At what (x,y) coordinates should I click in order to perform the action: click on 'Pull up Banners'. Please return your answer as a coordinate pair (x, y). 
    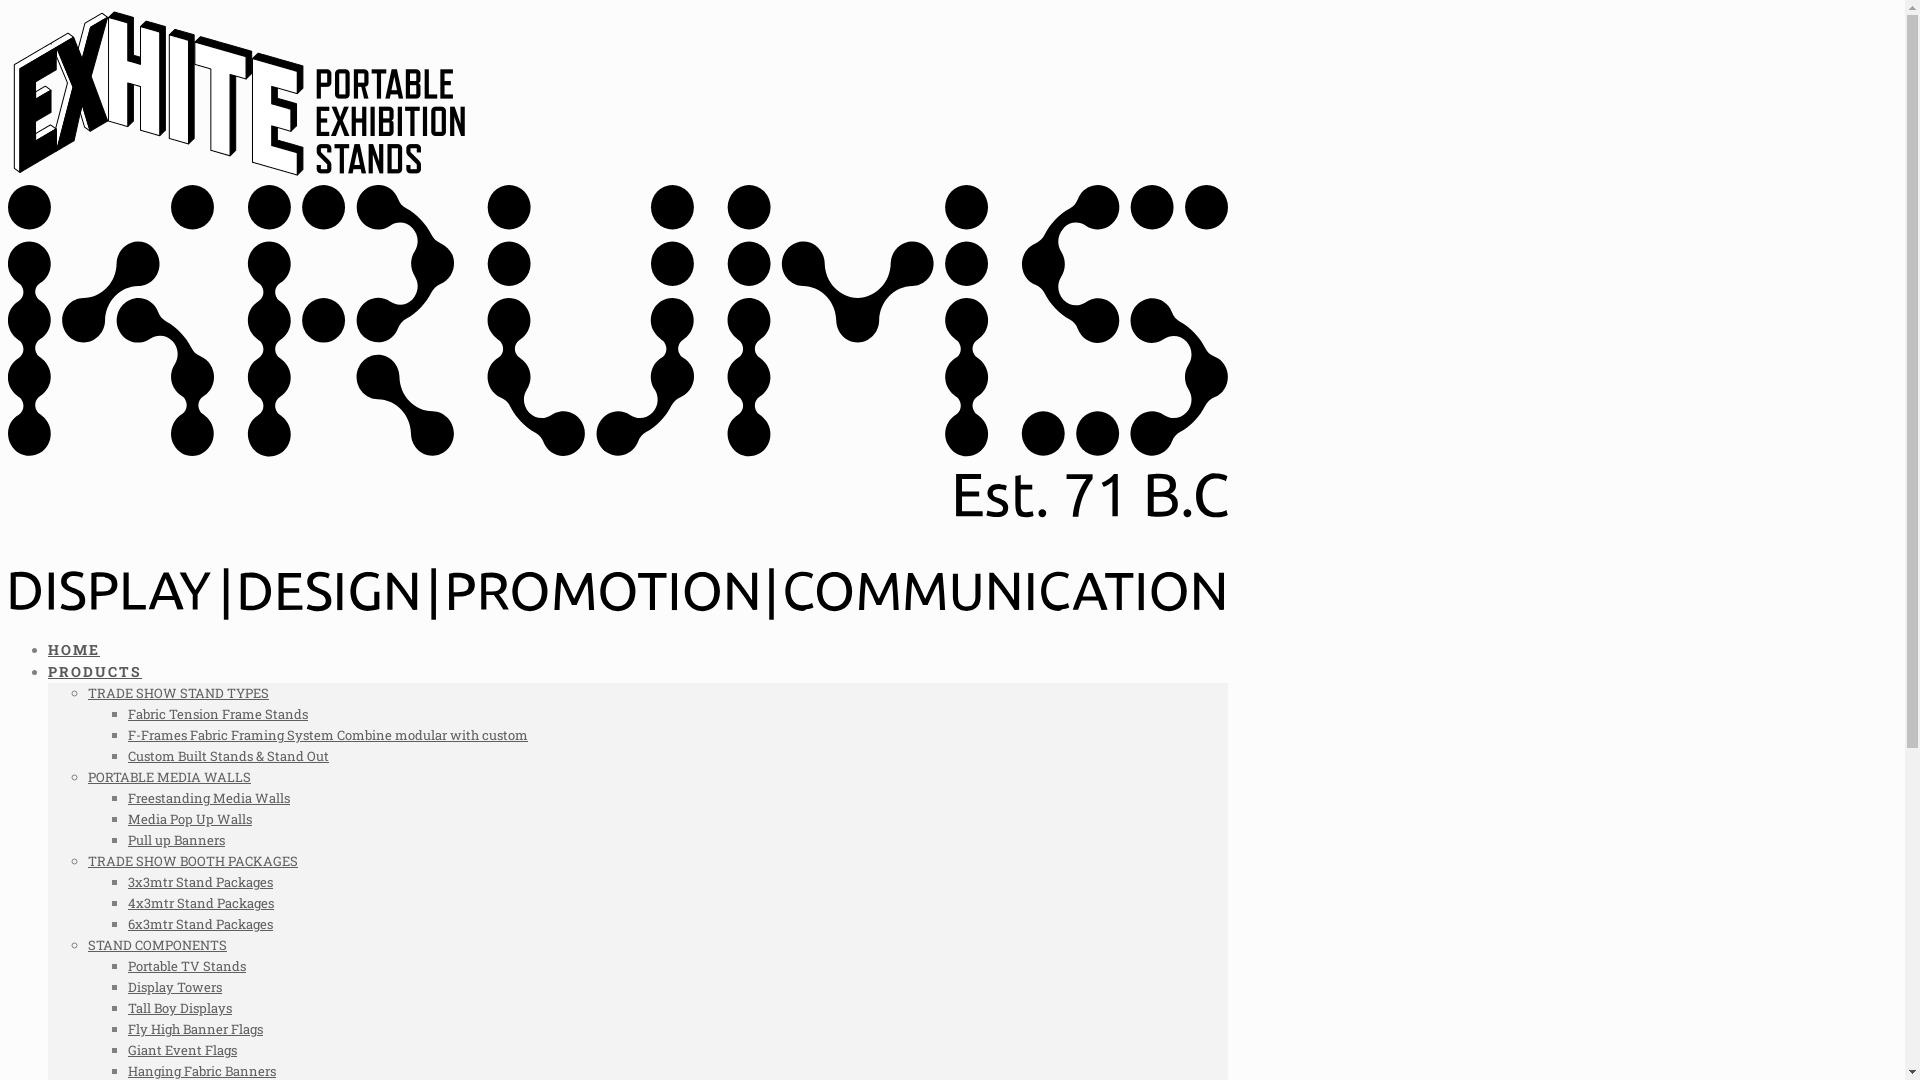
    Looking at the image, I should click on (176, 840).